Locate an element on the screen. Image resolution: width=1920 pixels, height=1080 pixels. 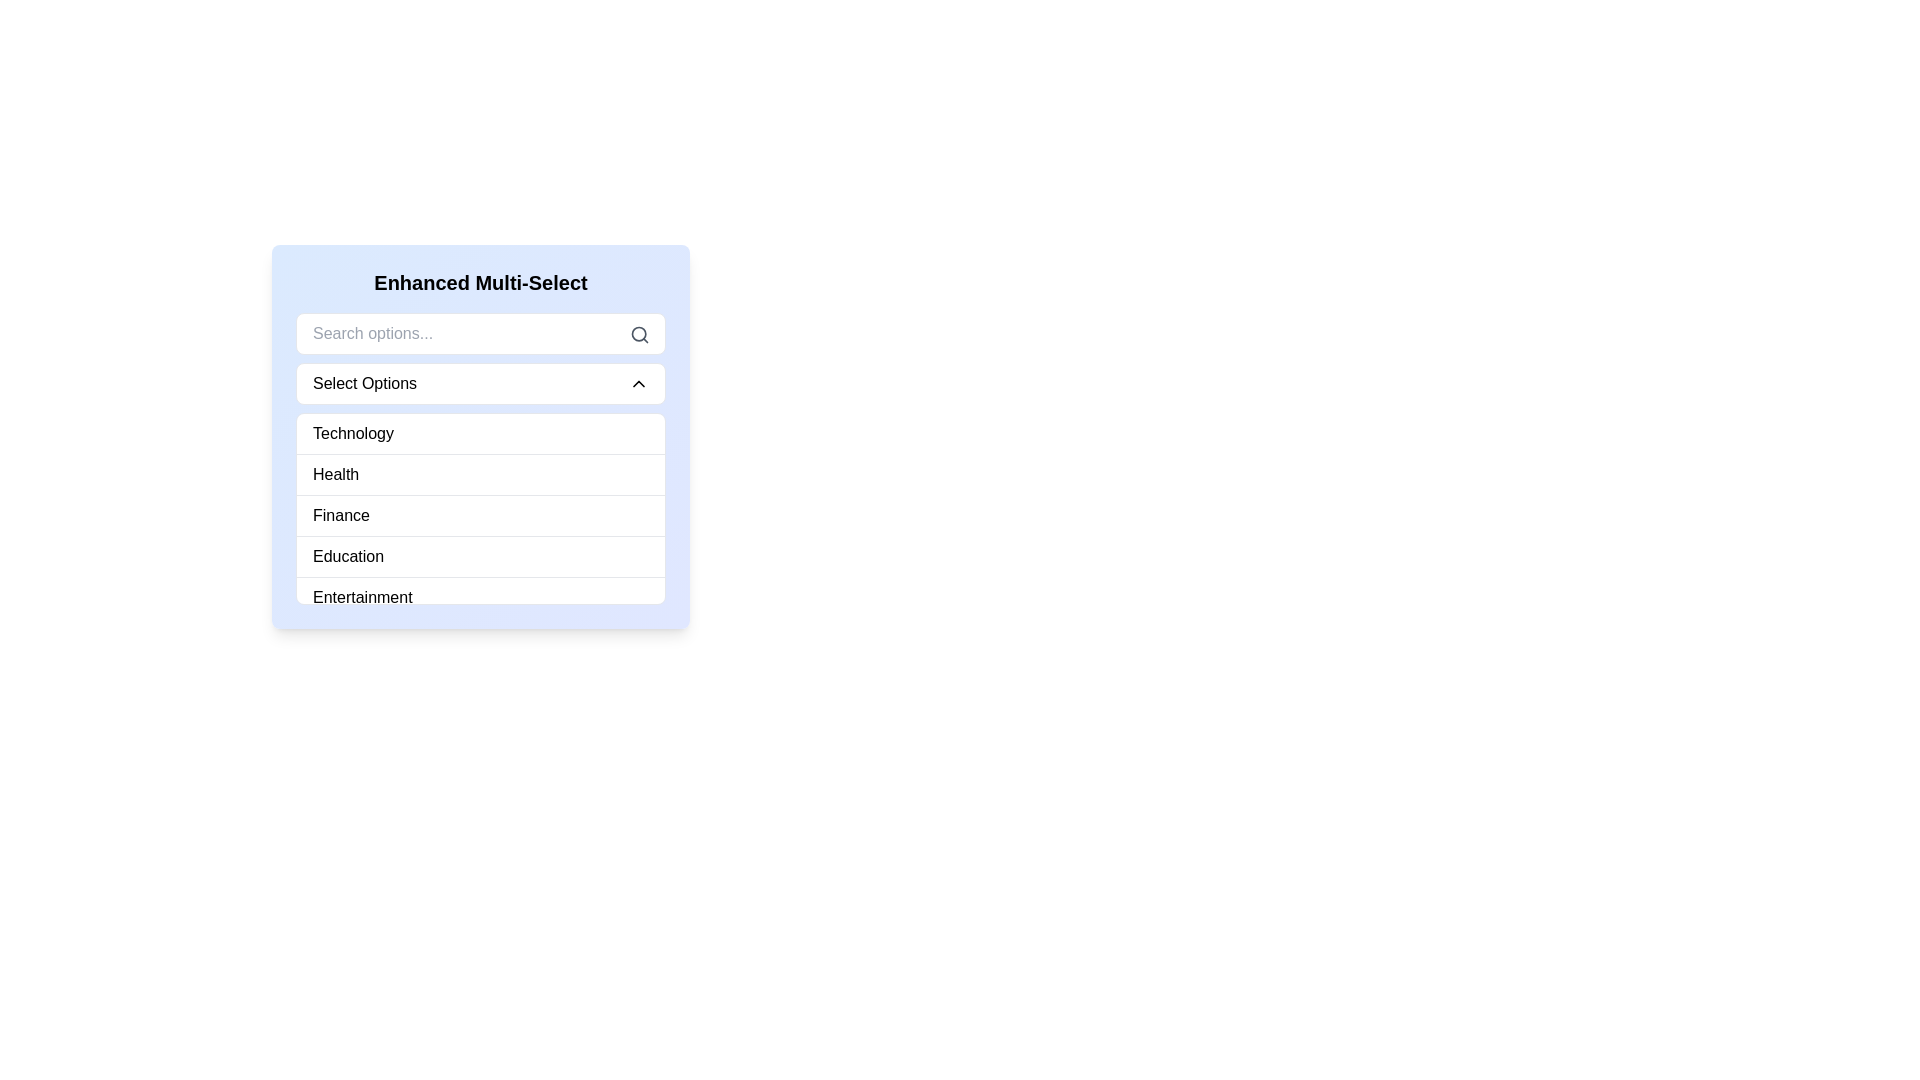
the circular graphical shape that is part of the search icon located in the top-right corner of the search bar, which has a stroke width and no fill color is located at coordinates (638, 333).